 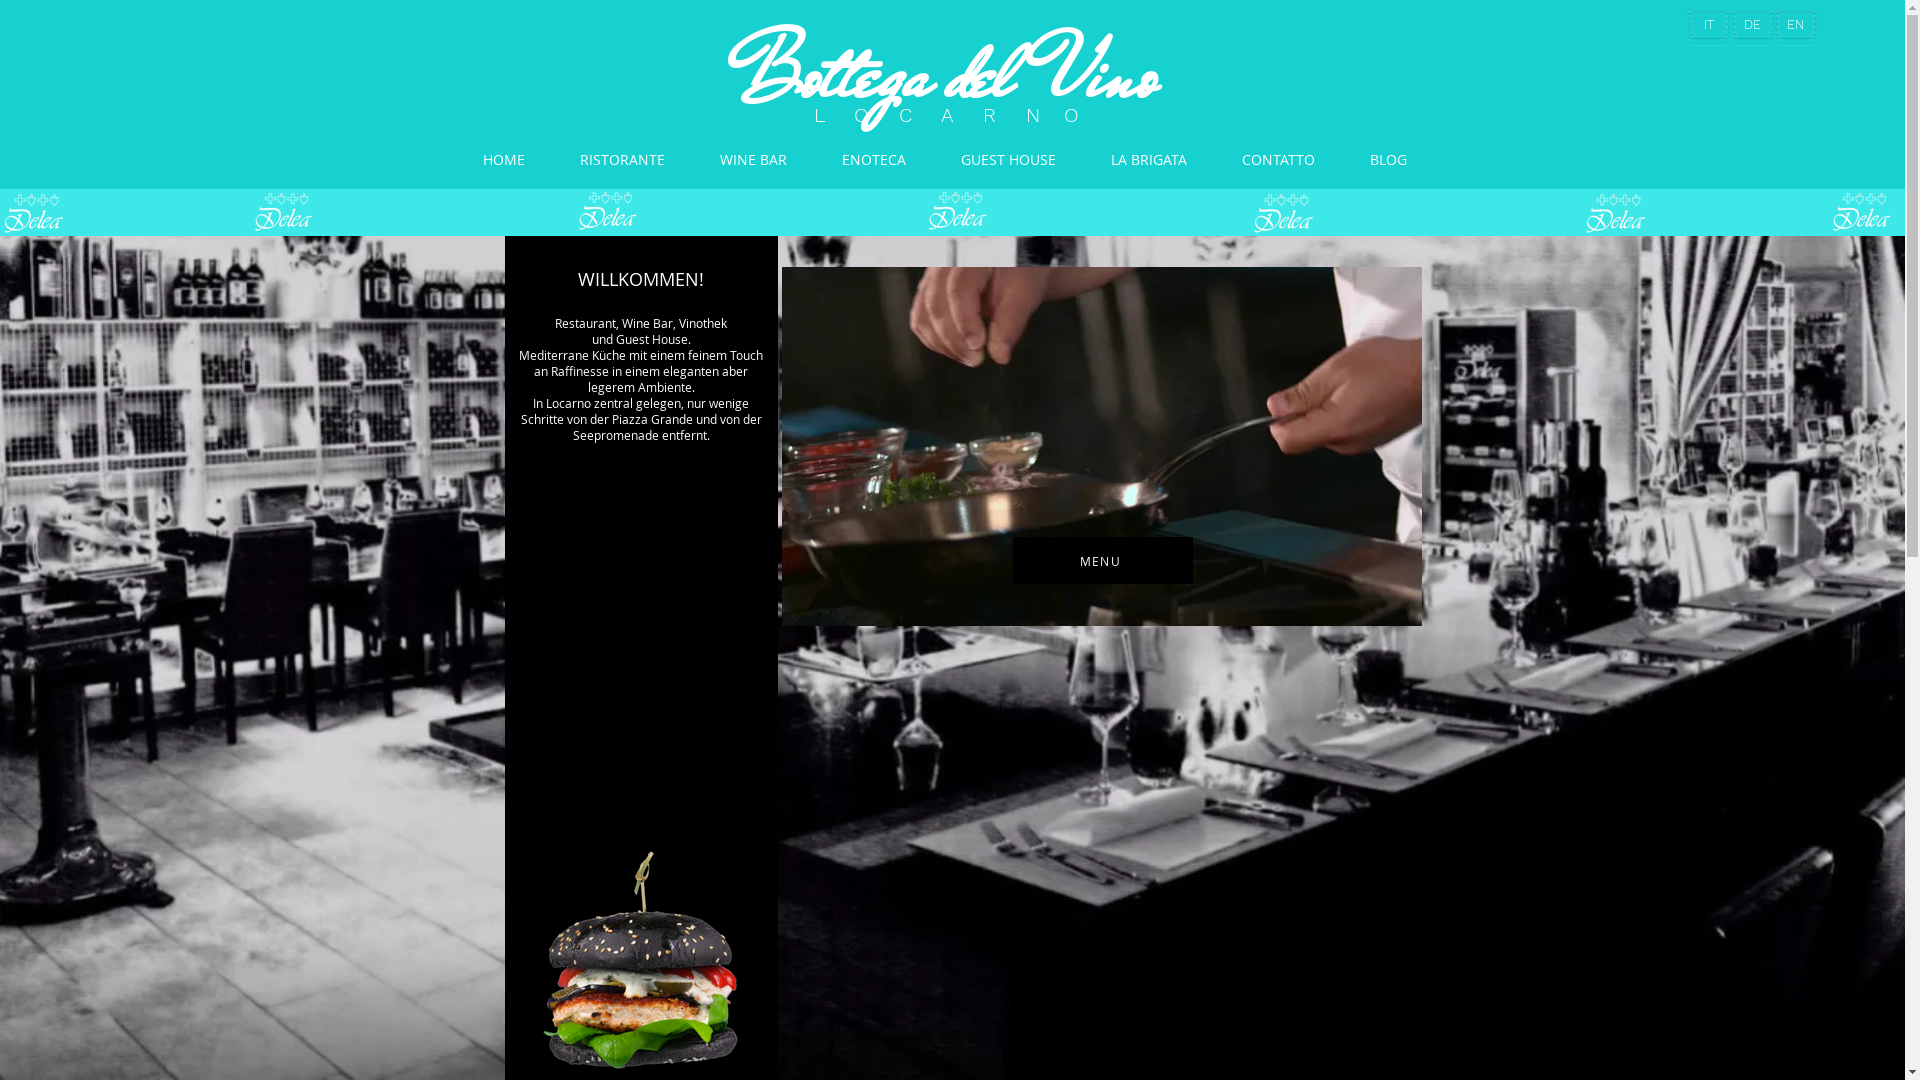 I want to click on 'LA BRIGATA', so click(x=1149, y=158).